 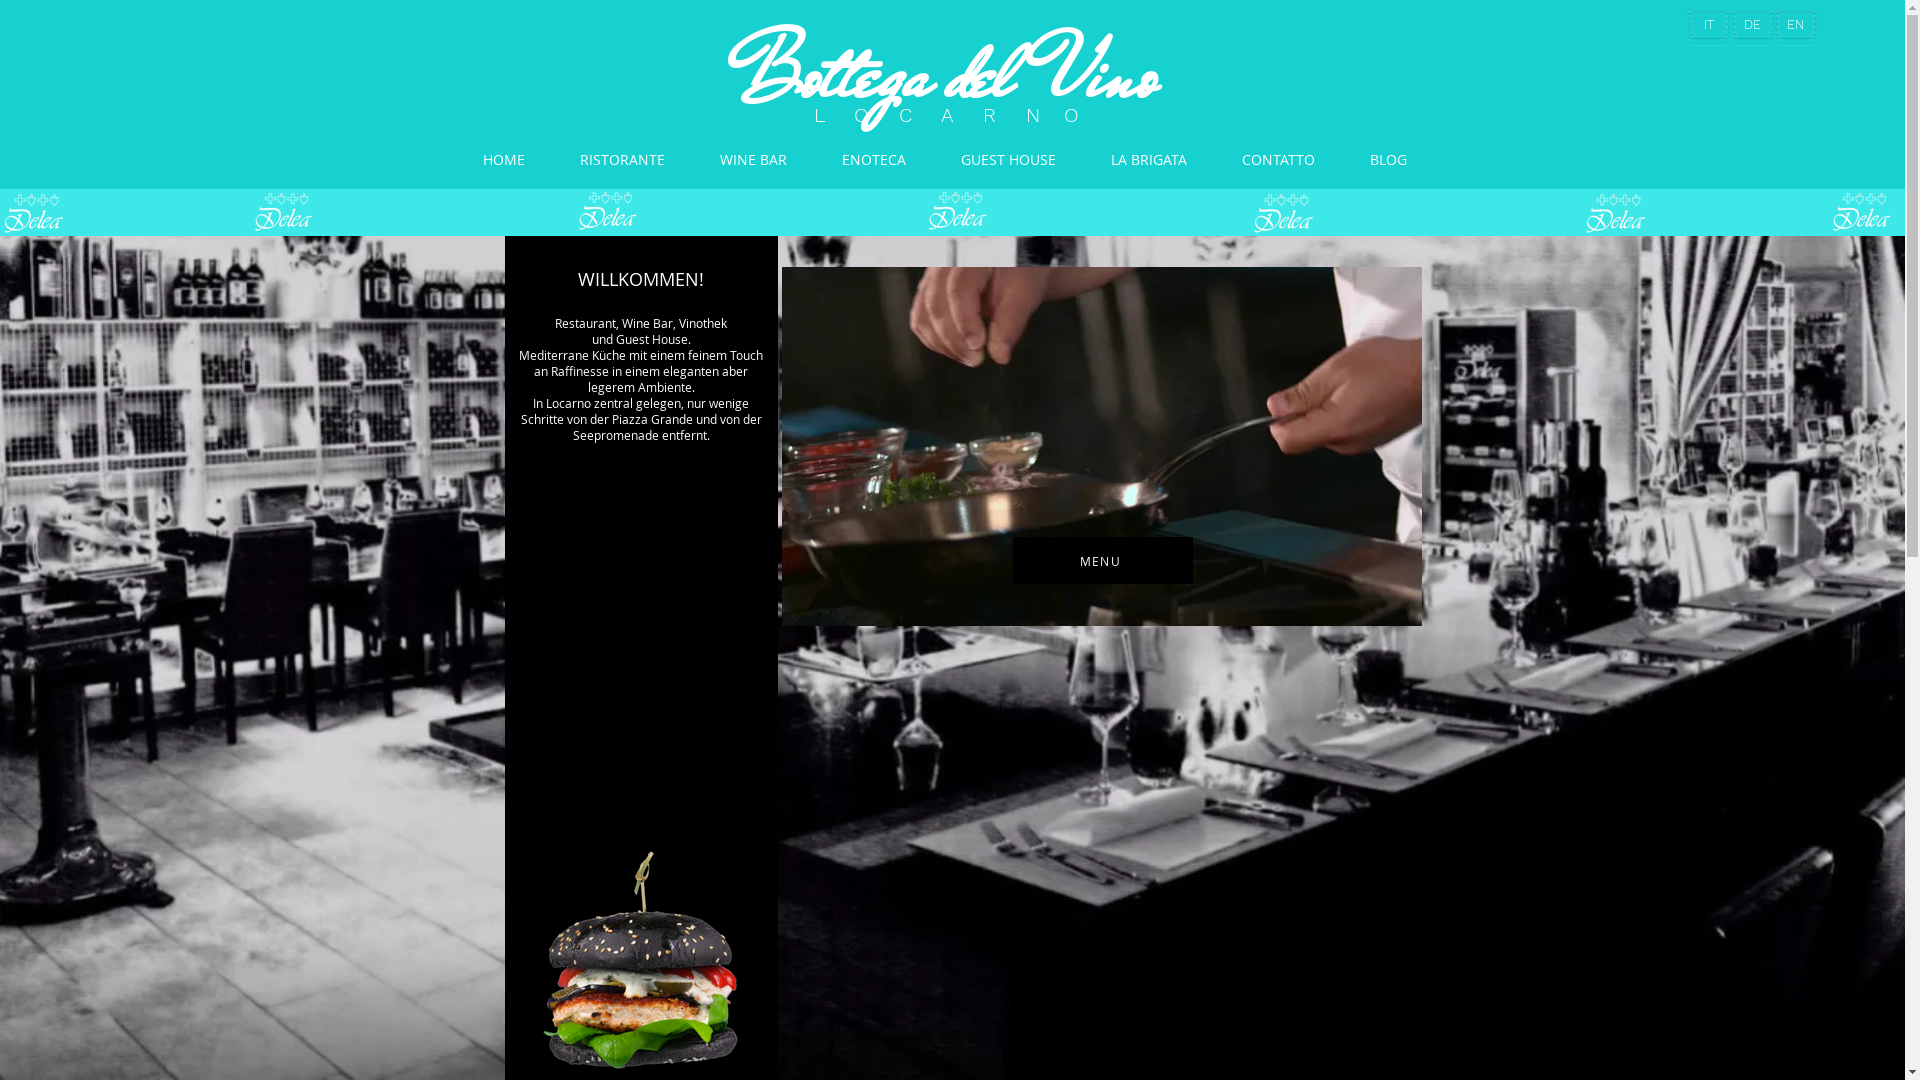 I want to click on 'LA BRIGATA', so click(x=1149, y=158).